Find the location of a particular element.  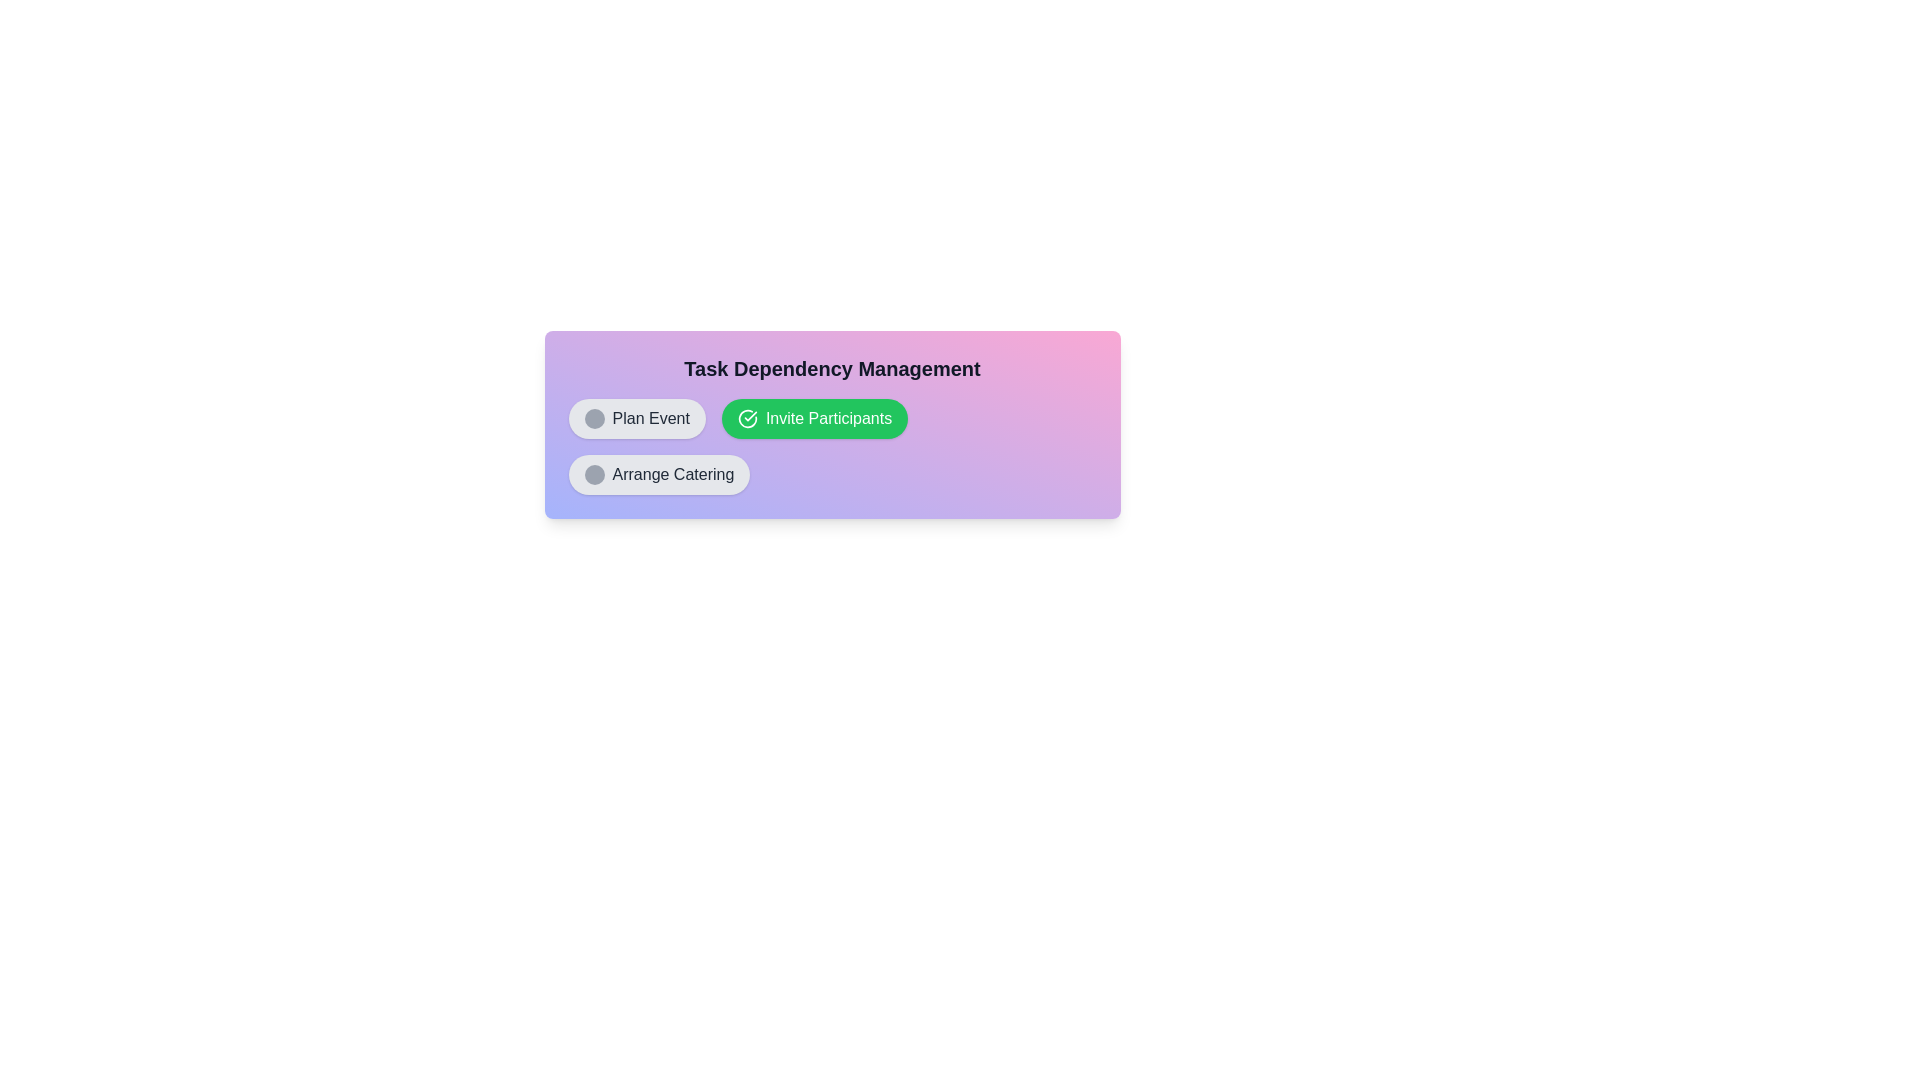

the task item Invite Participants to observe its hover effect is located at coordinates (815, 418).